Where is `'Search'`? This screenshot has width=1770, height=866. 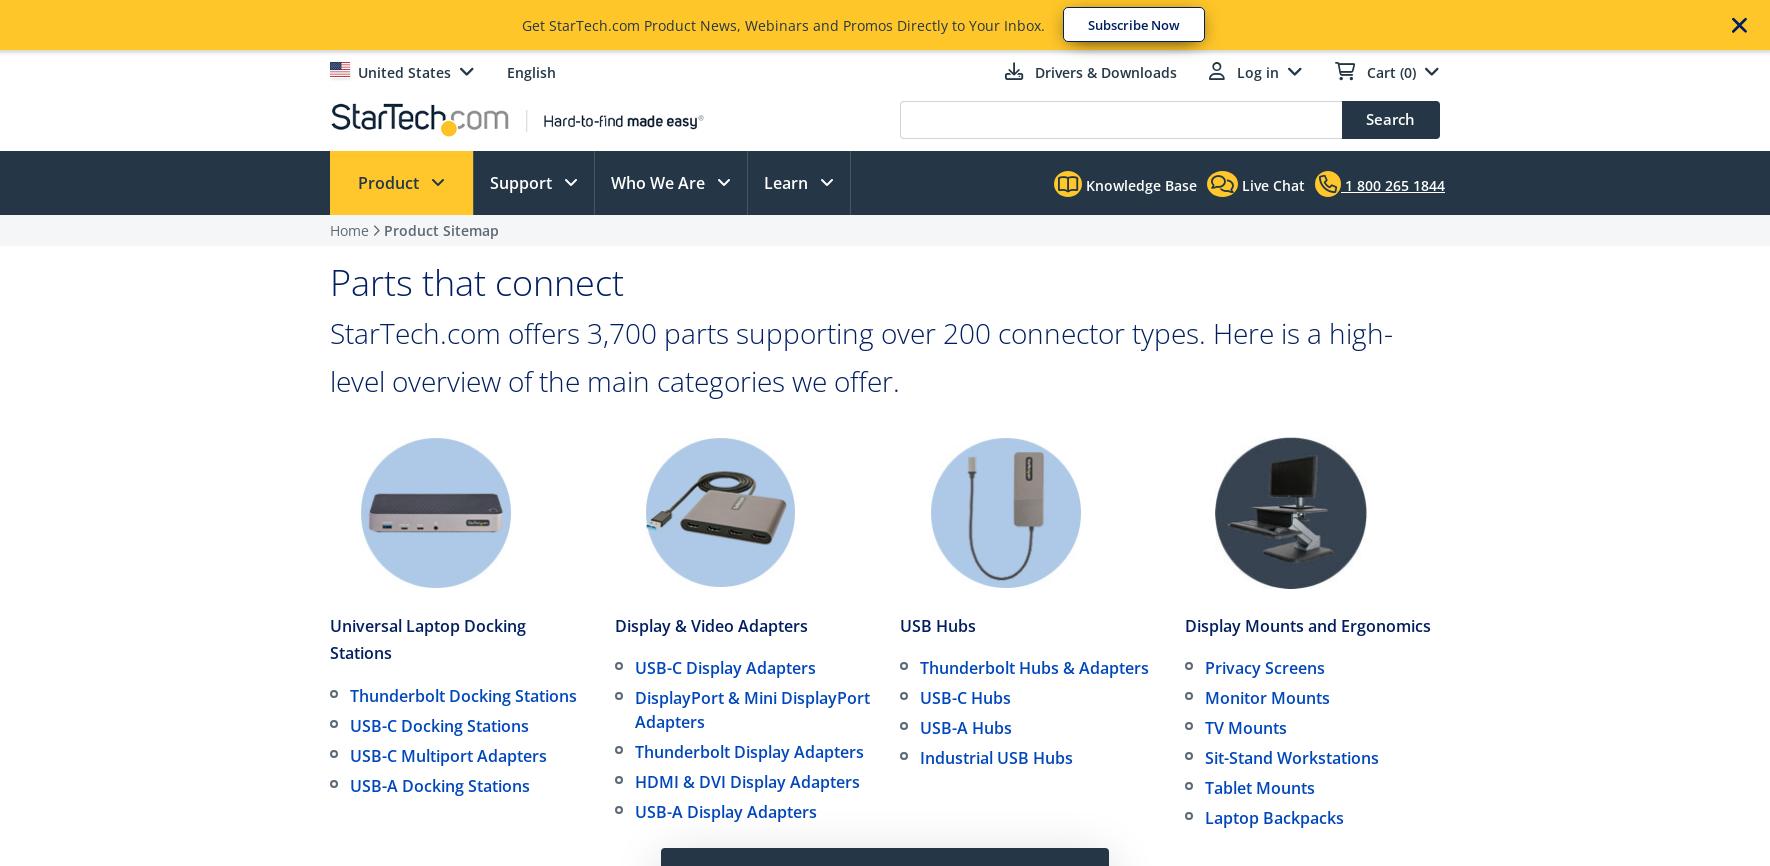 'Search' is located at coordinates (1390, 119).